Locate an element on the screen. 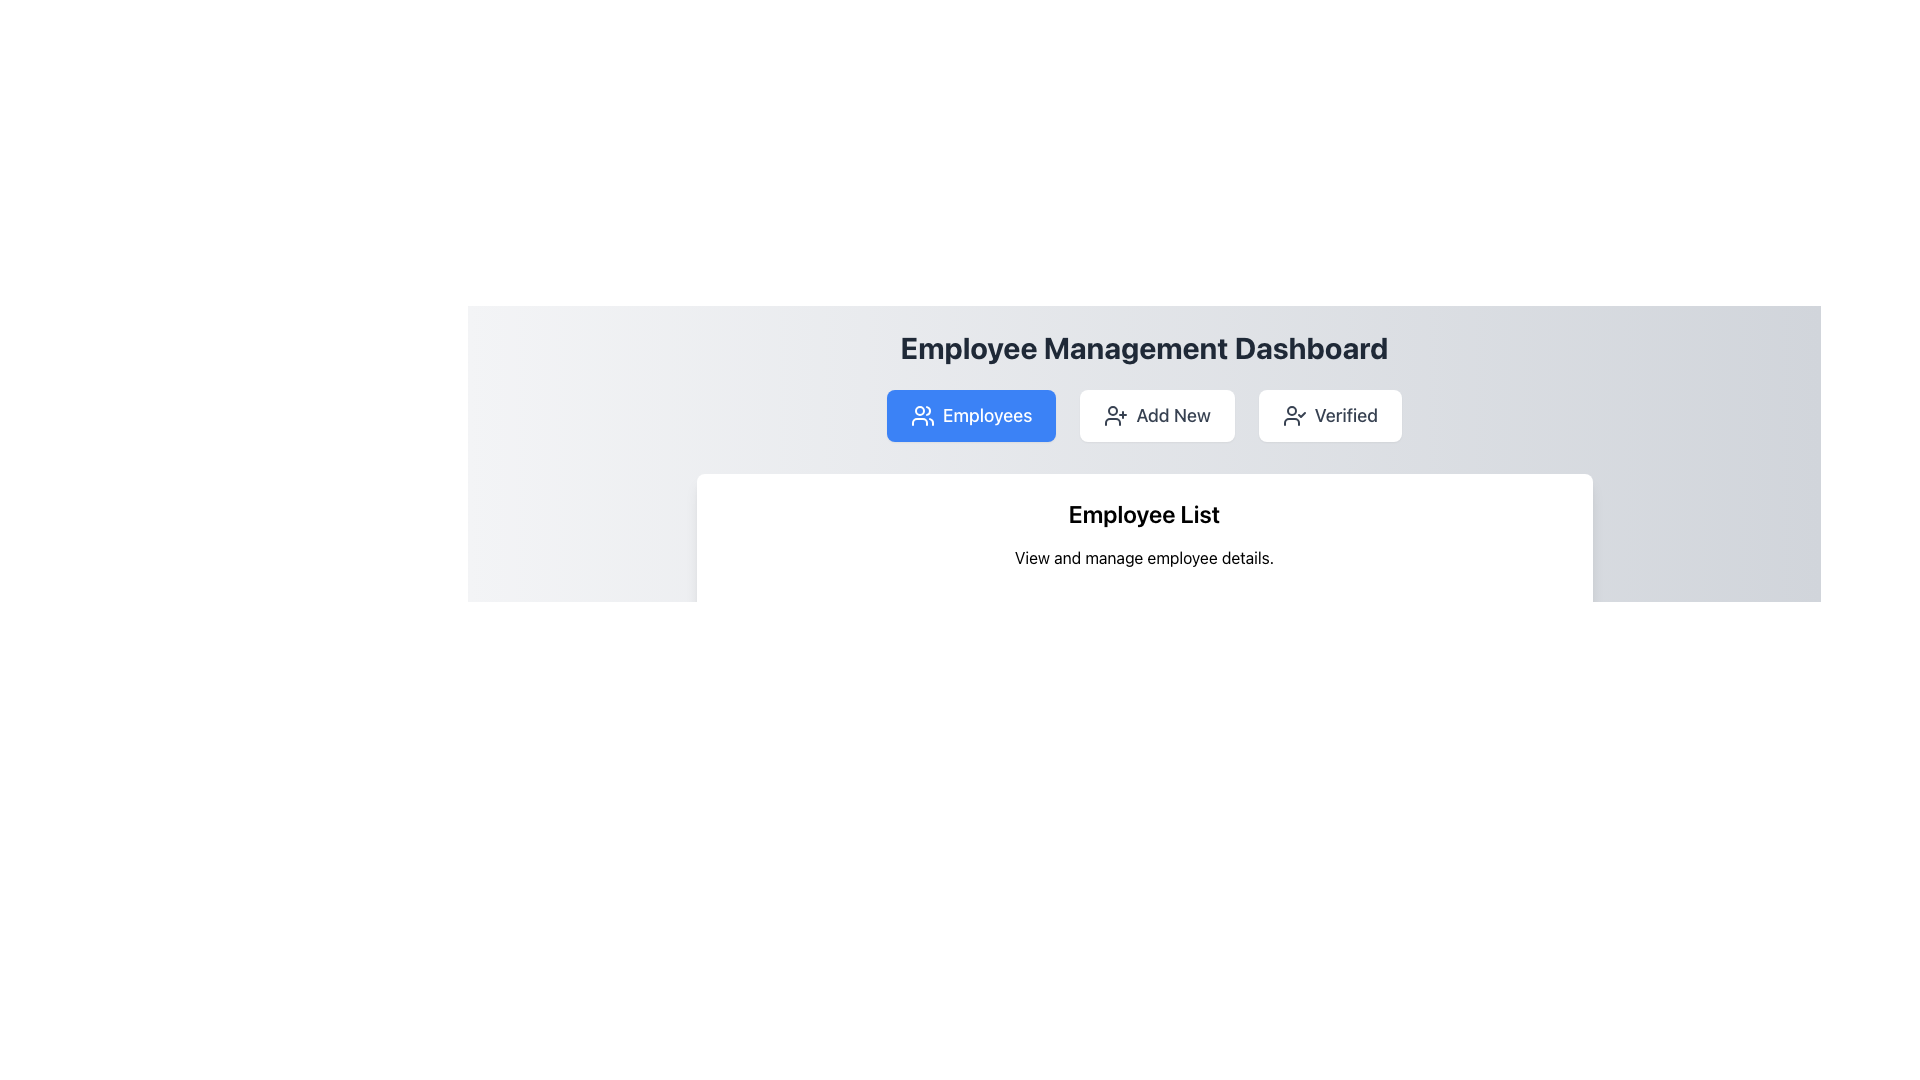 The height and width of the screenshot is (1080, 1920). the SVG Icon representing a user outline with a checkmark, embedded in the 'Verified' button located below the 'Employee Management Dashboard' is located at coordinates (1294, 415).